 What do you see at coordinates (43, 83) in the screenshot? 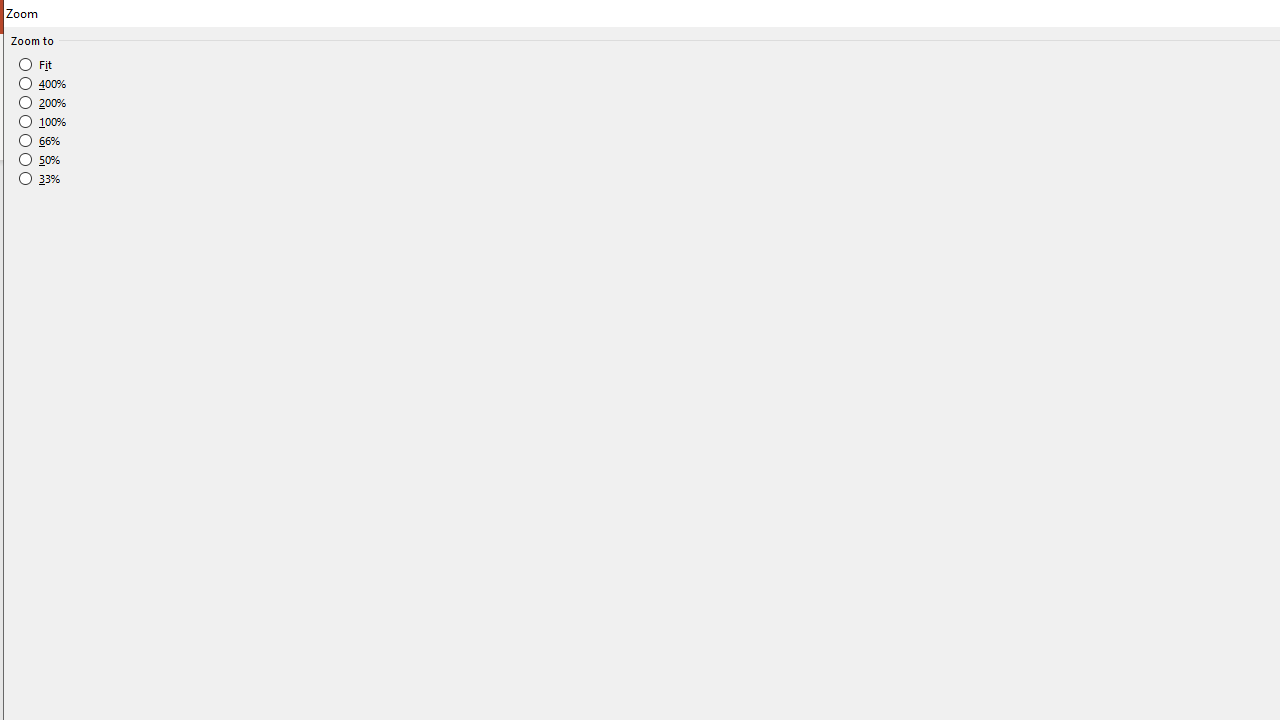
I see `'400%'` at bounding box center [43, 83].